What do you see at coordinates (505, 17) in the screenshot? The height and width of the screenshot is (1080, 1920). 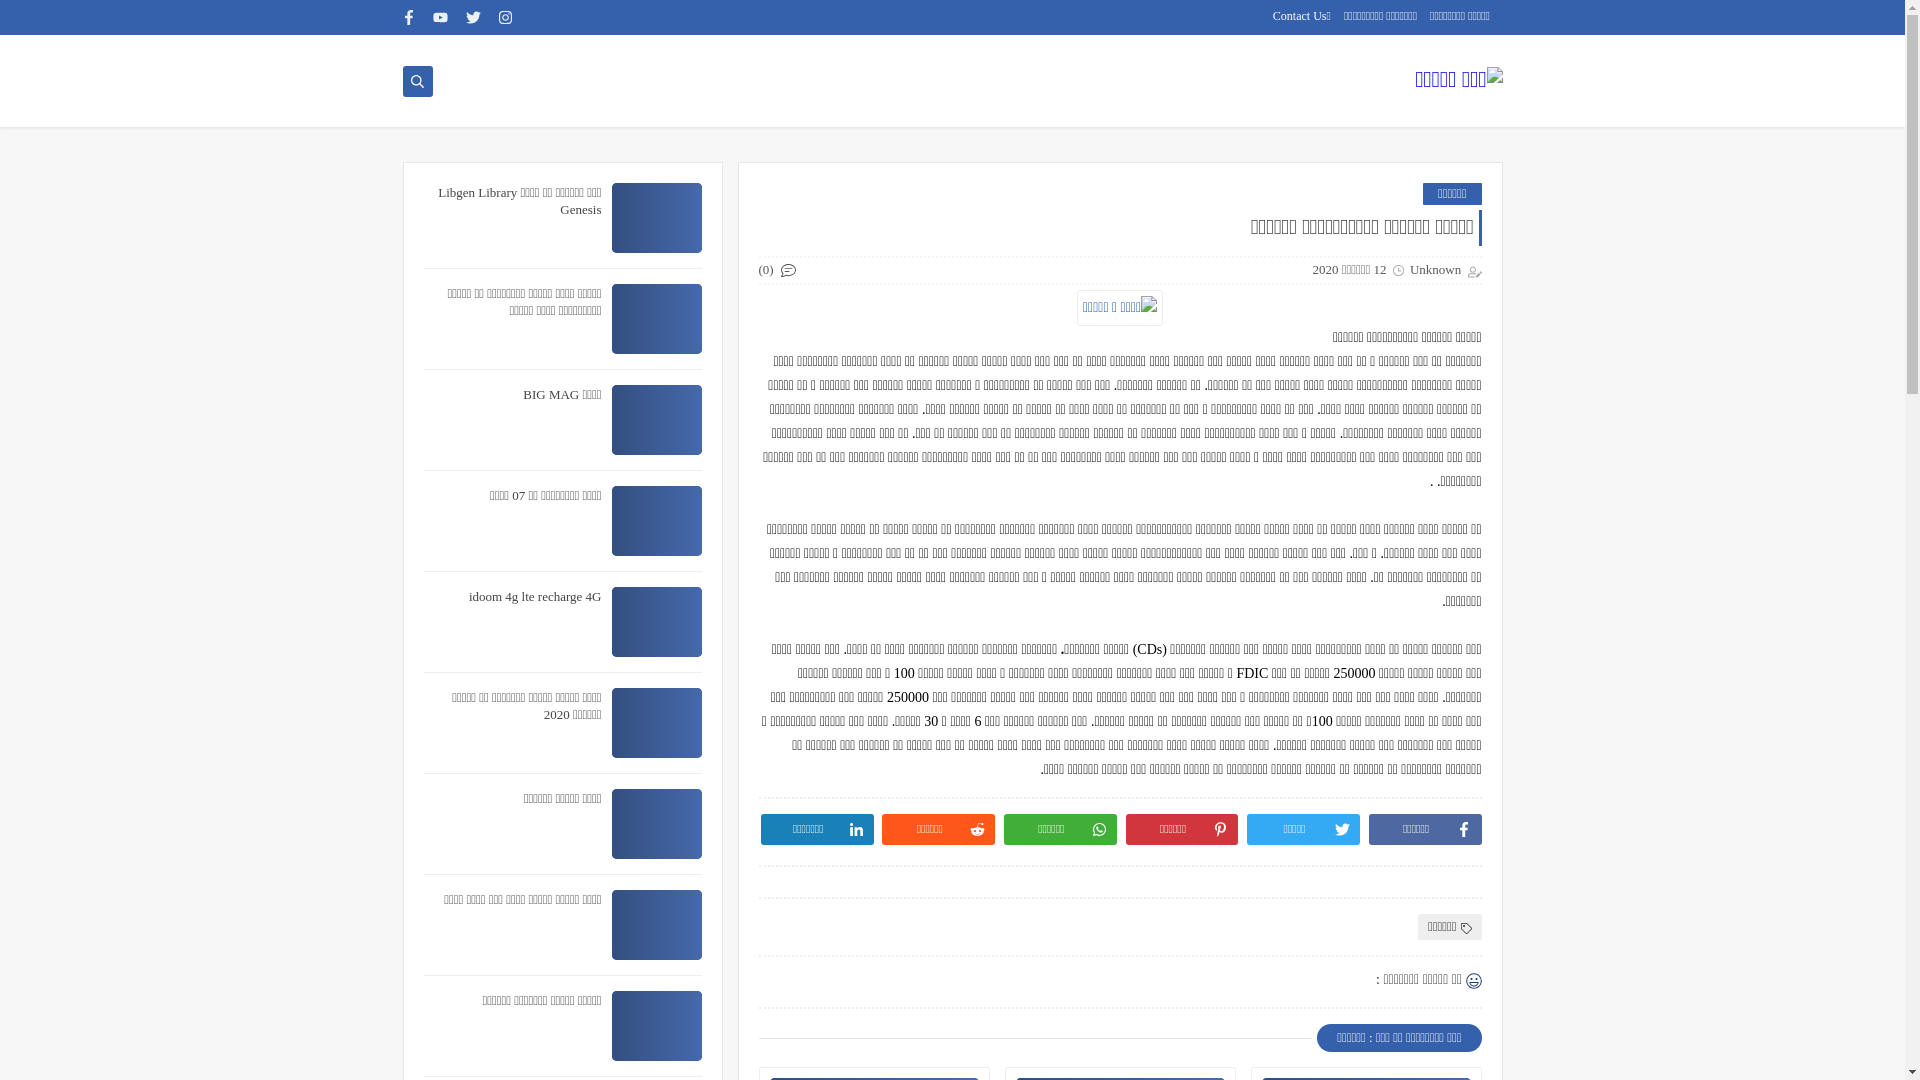 I see `'instagram'` at bounding box center [505, 17].